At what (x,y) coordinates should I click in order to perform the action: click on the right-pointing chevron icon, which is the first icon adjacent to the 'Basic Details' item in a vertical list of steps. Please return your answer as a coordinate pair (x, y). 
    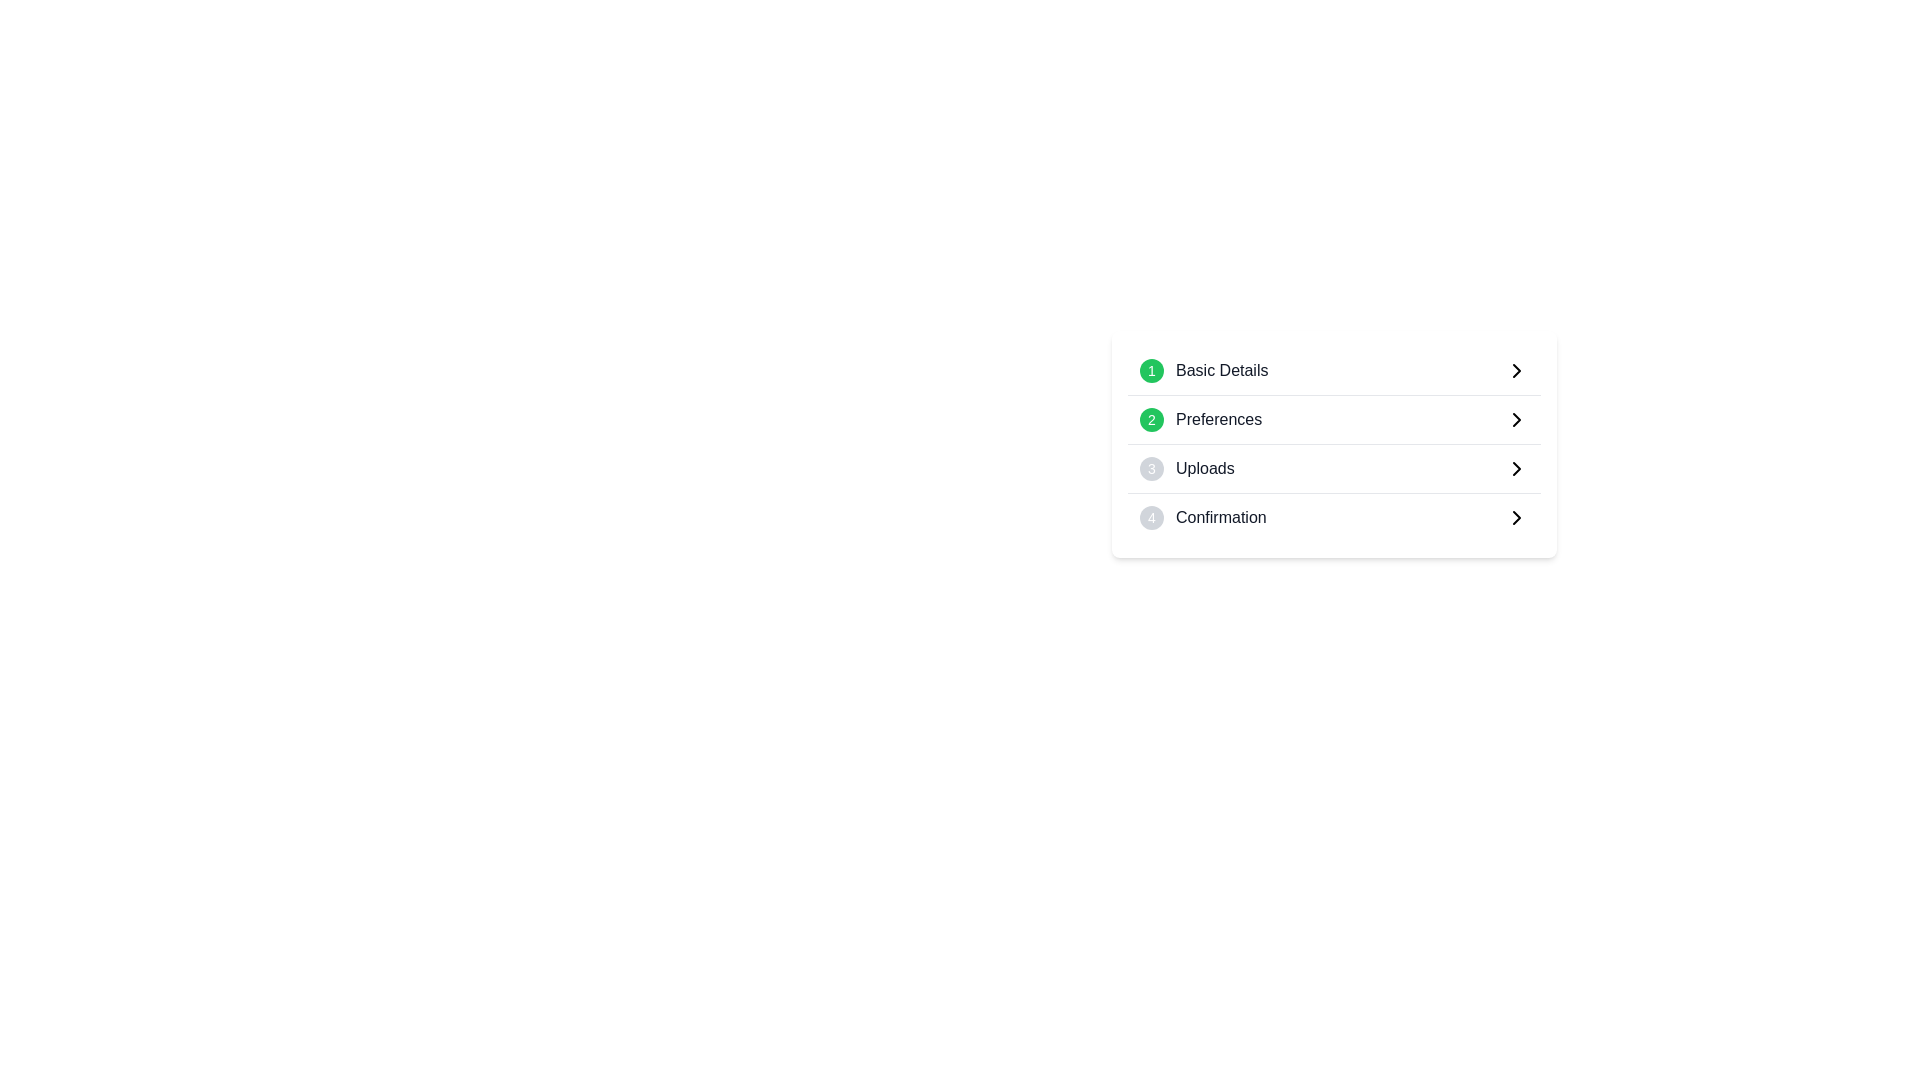
    Looking at the image, I should click on (1516, 370).